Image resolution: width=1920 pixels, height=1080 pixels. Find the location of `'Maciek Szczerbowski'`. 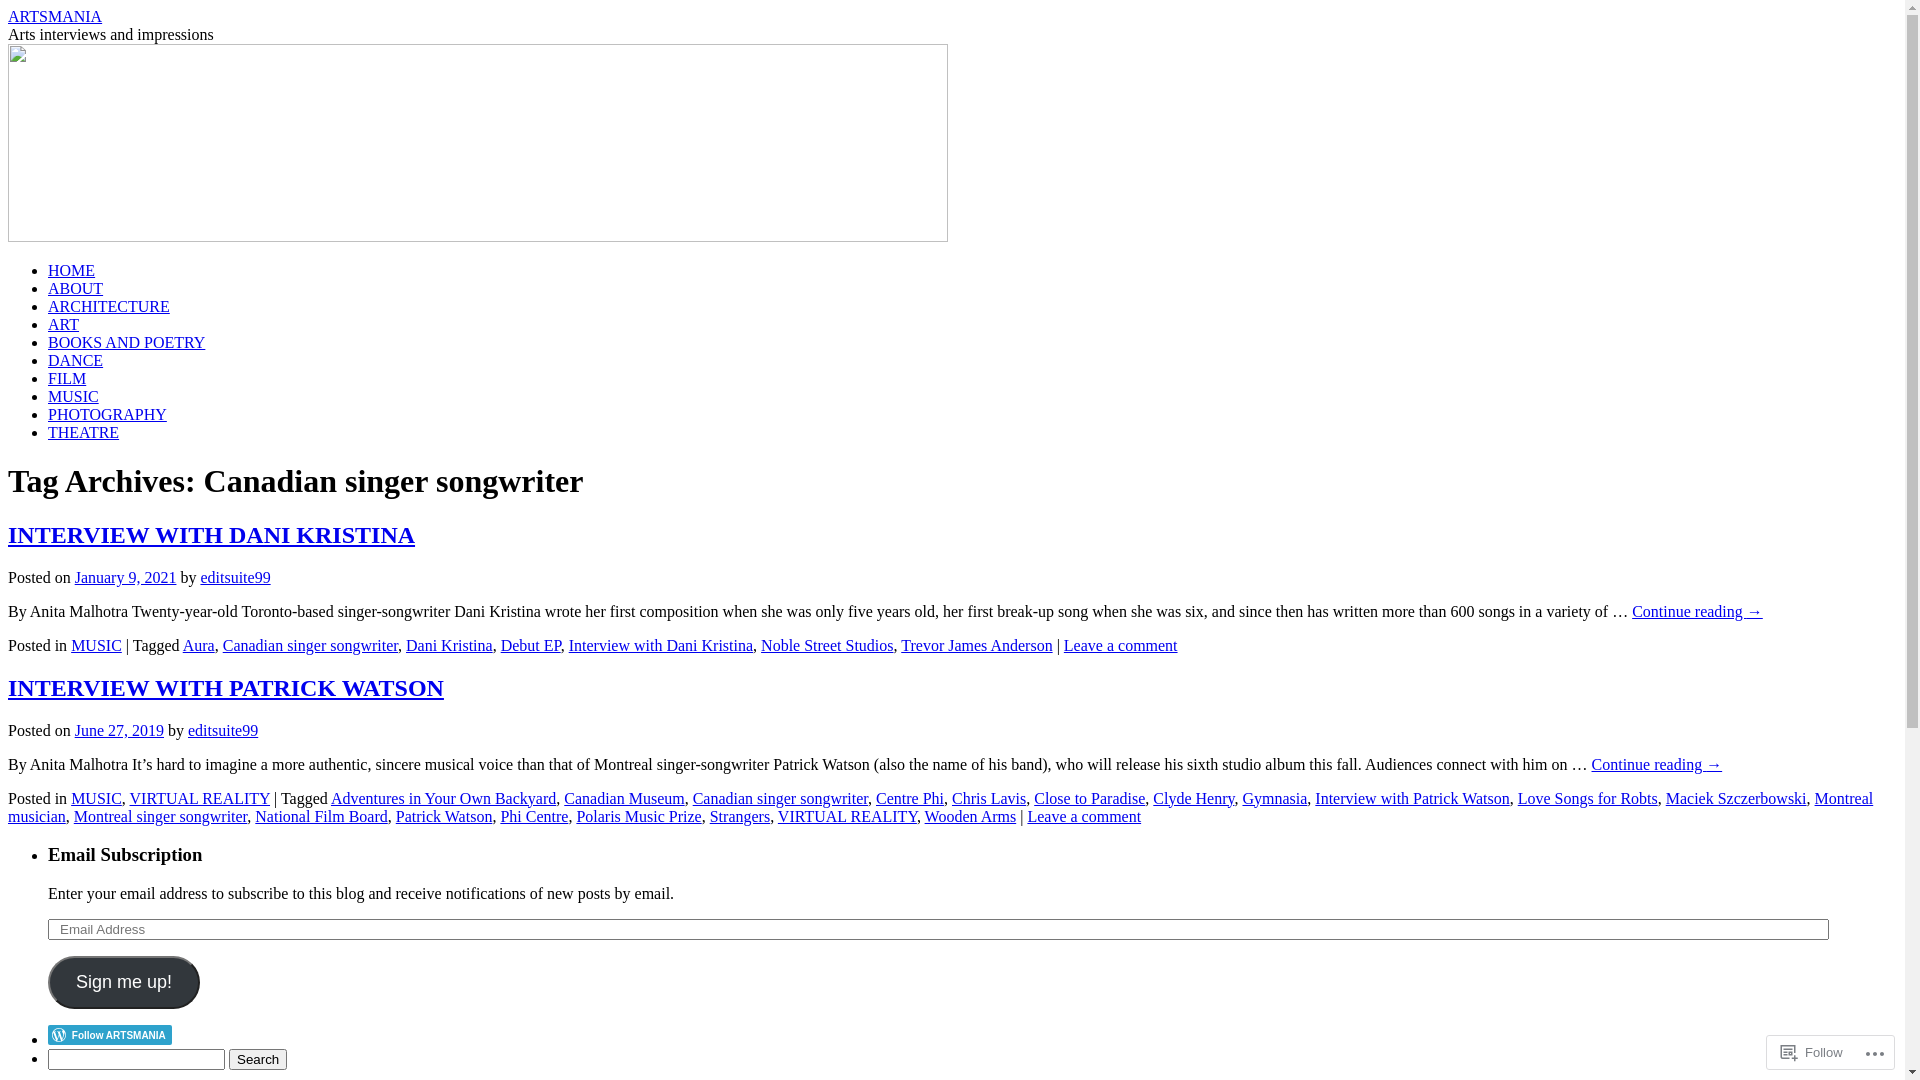

'Maciek Szczerbowski' is located at coordinates (1735, 797).